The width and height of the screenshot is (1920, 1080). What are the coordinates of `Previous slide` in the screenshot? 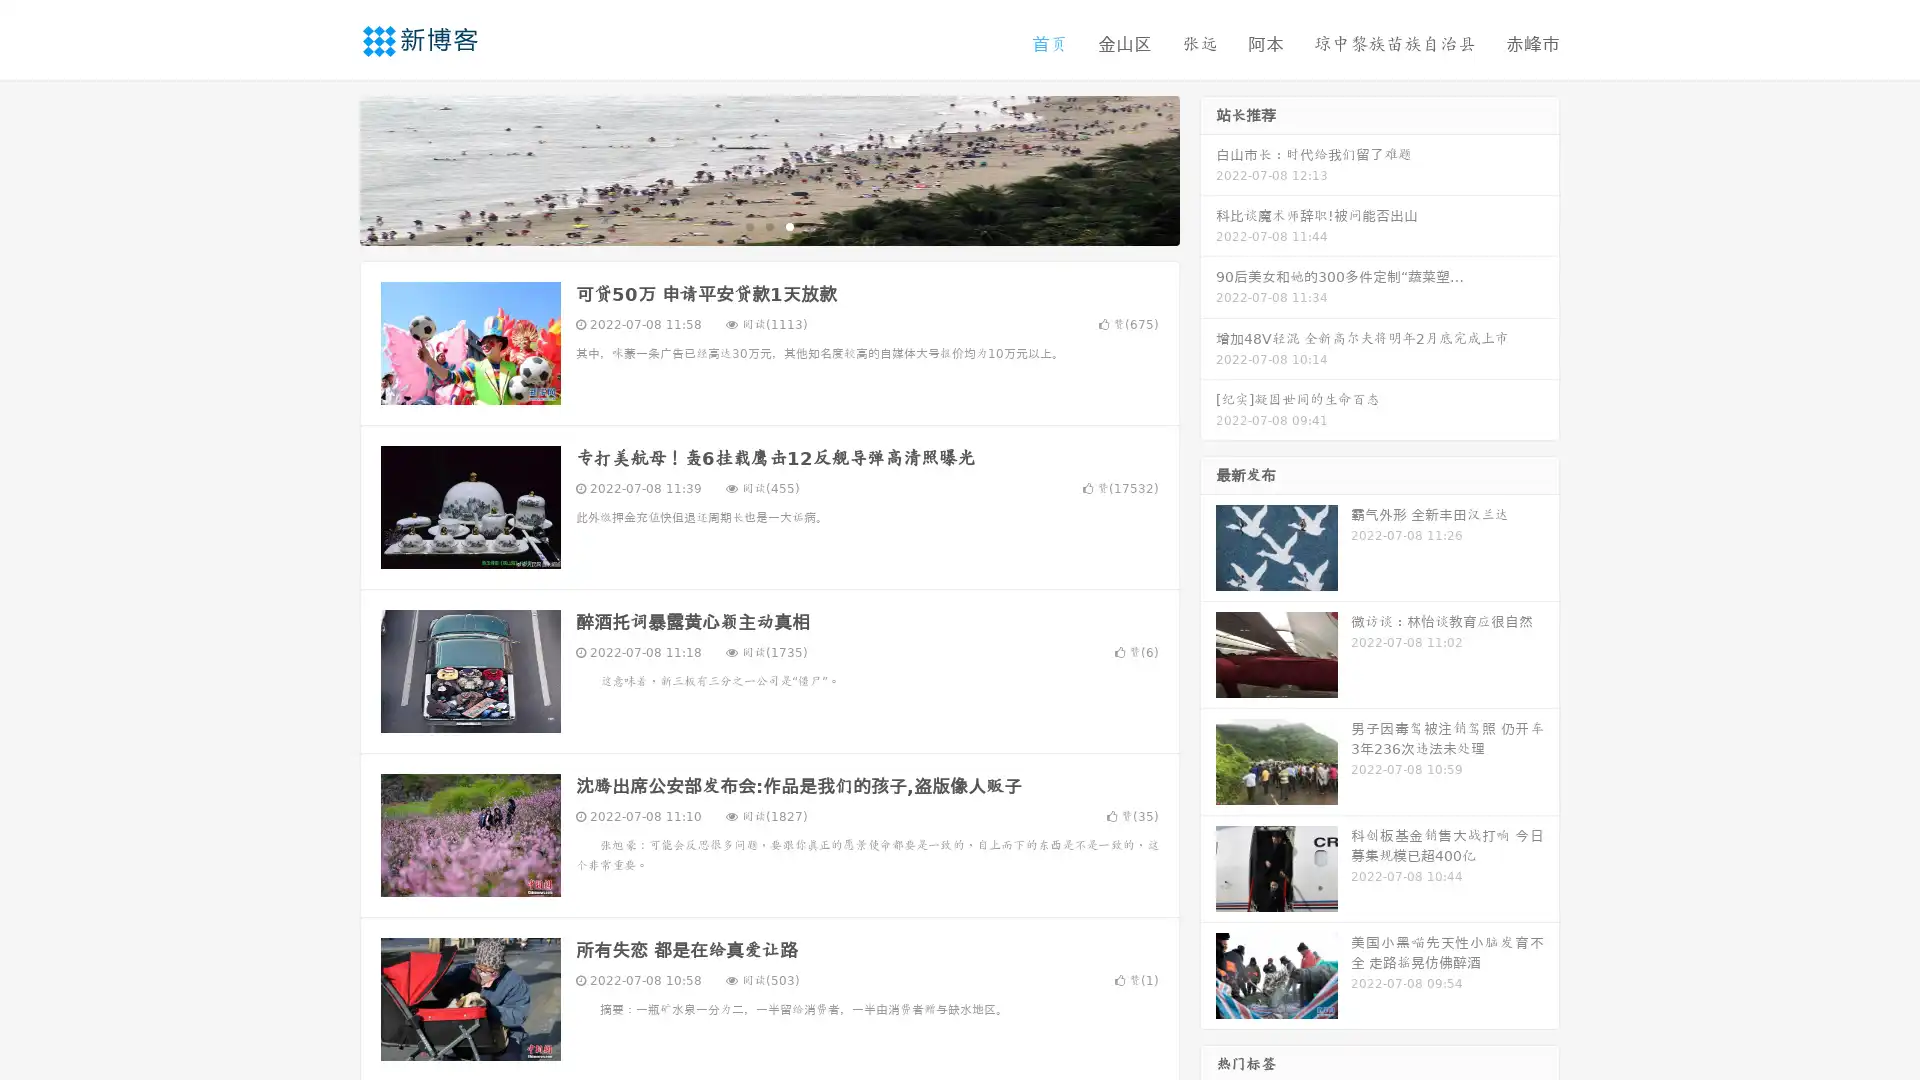 It's located at (330, 168).